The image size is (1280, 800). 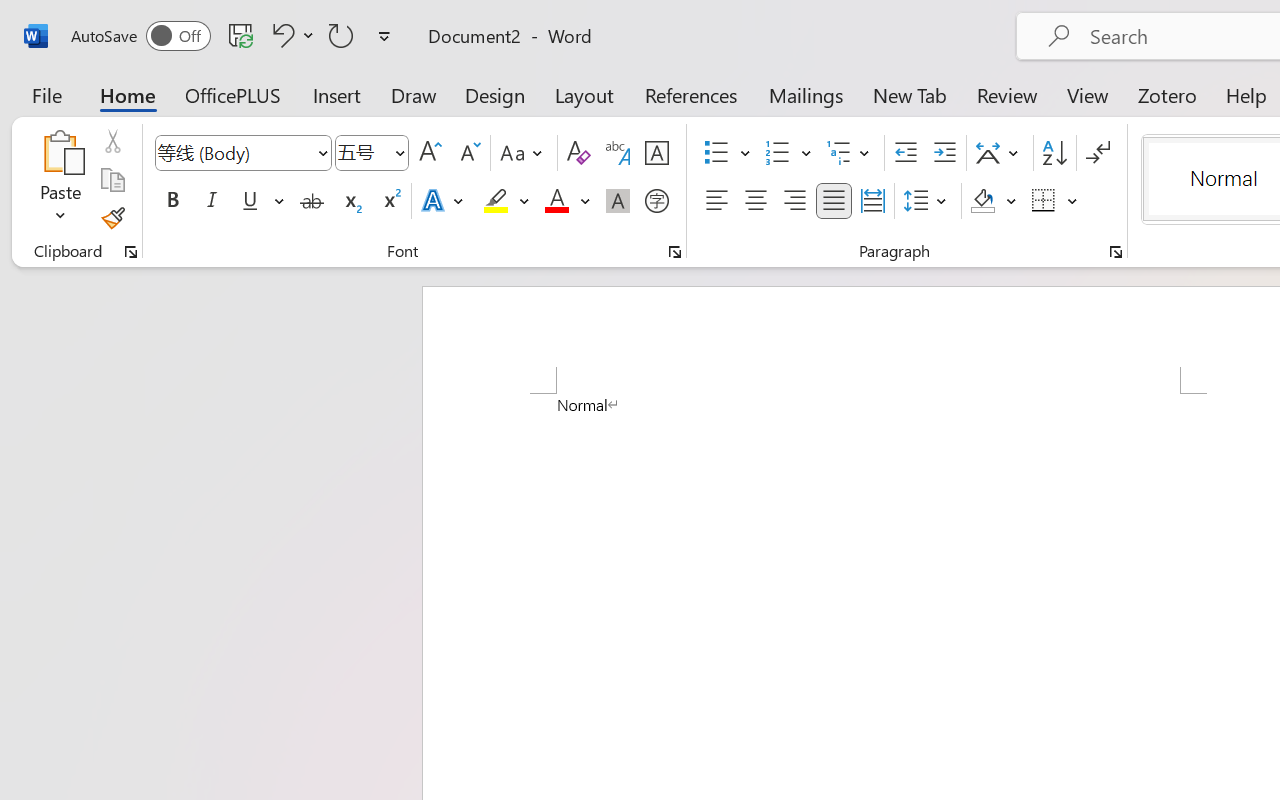 I want to click on 'Draw', so click(x=413, y=94).